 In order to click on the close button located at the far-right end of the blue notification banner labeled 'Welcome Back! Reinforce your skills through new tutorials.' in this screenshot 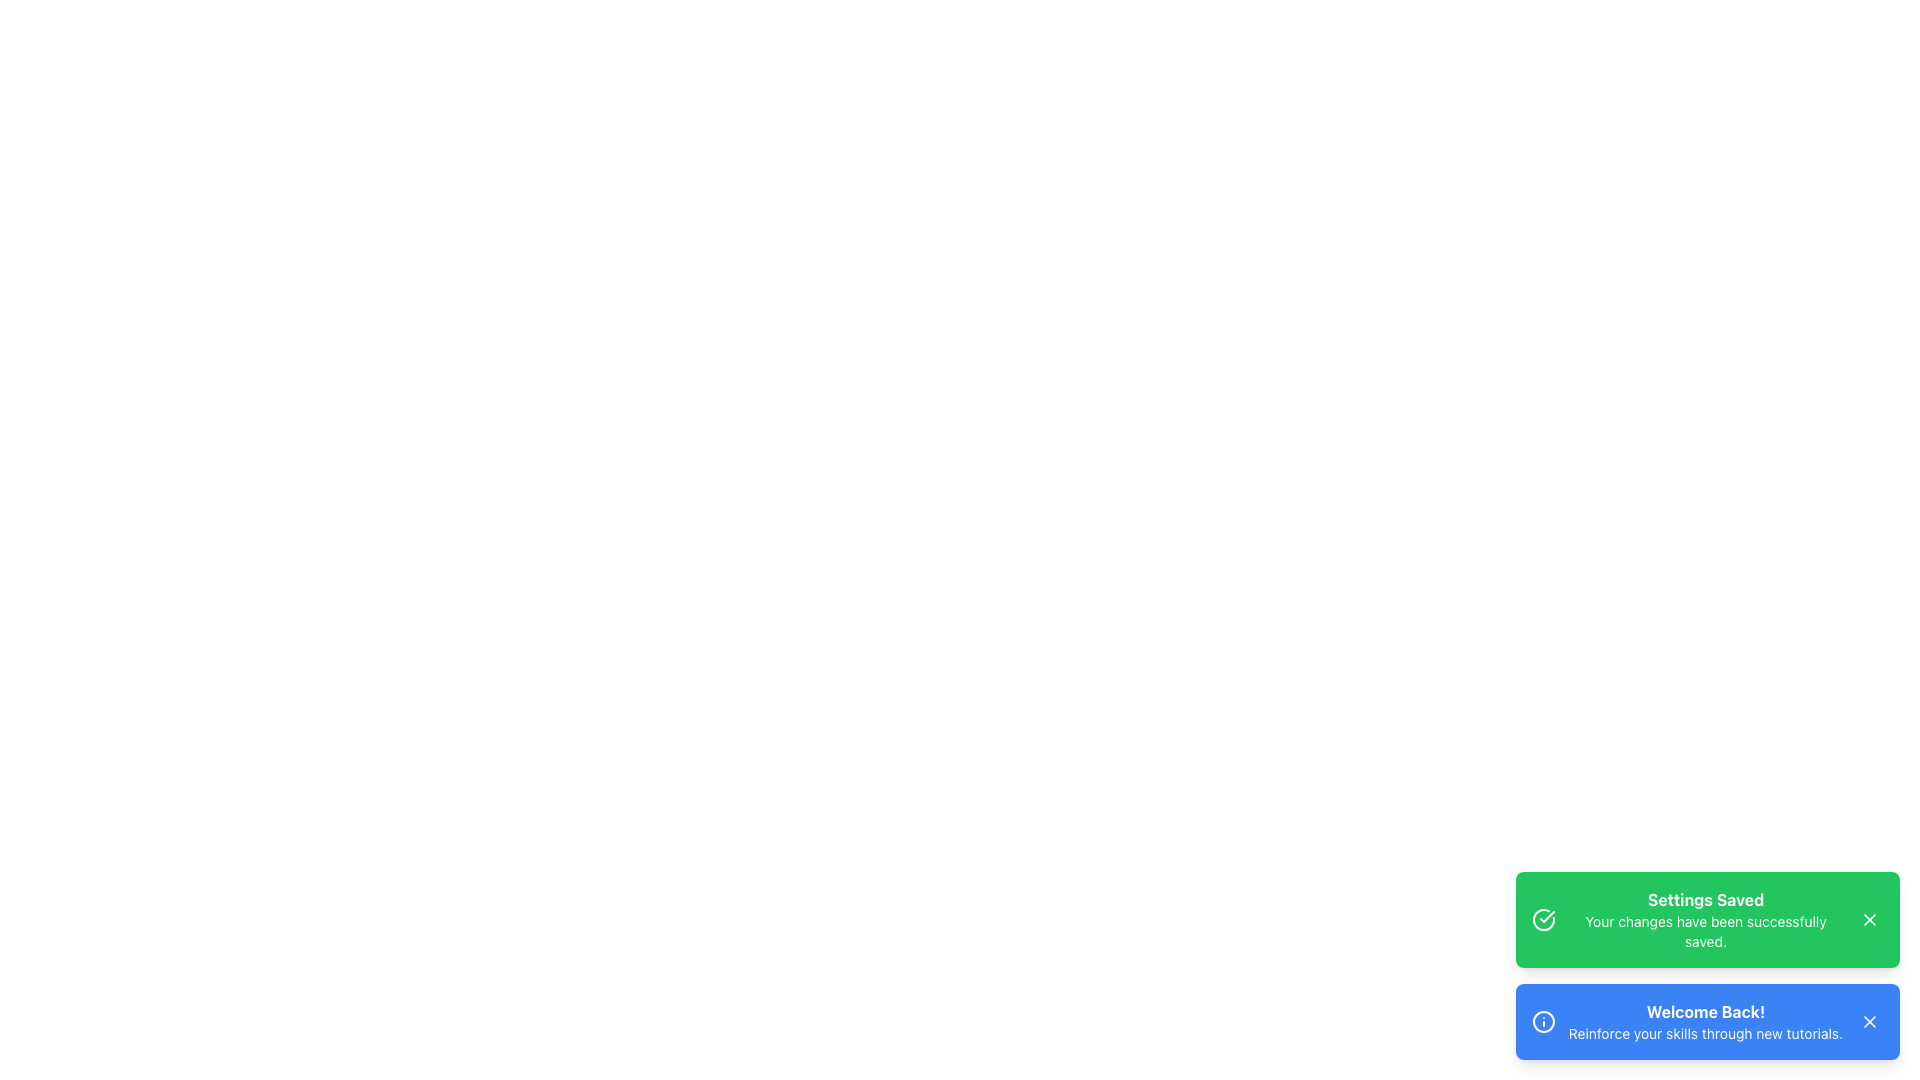, I will do `click(1869, 1022)`.